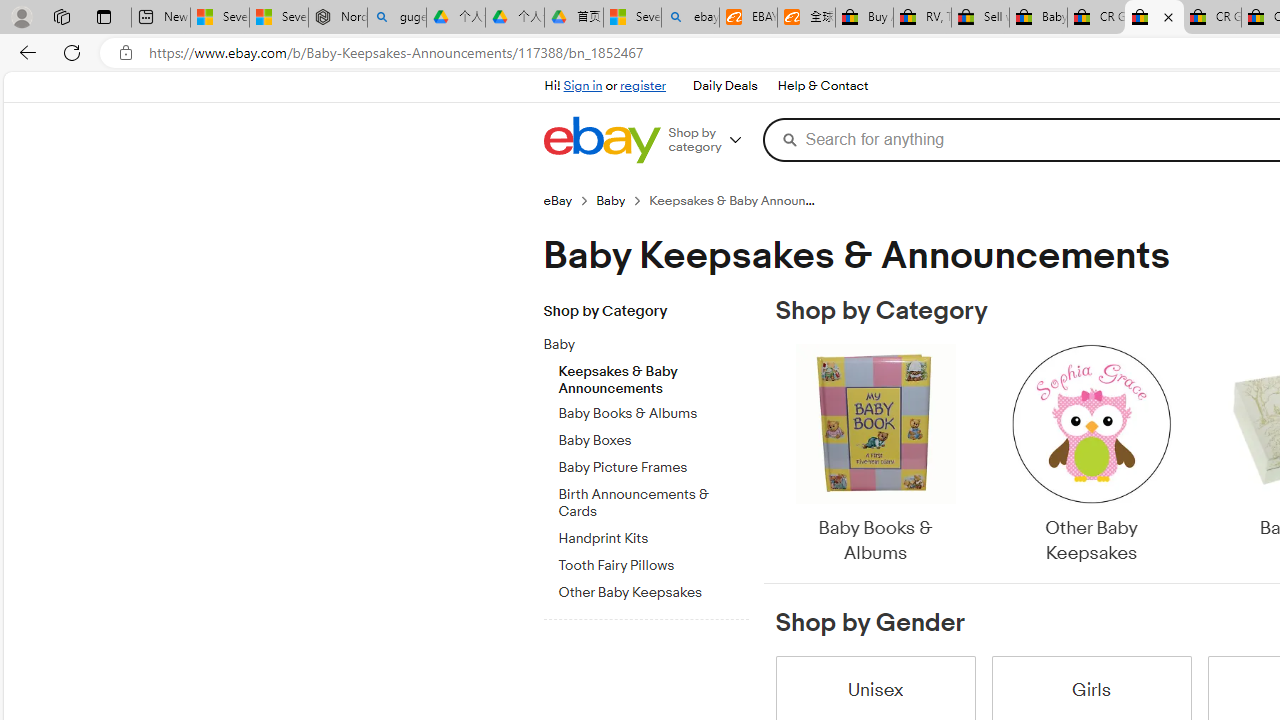  Describe the element at coordinates (1154, 17) in the screenshot. I see `'Baby Keepsakes & Announcements for sale | eBay'` at that location.